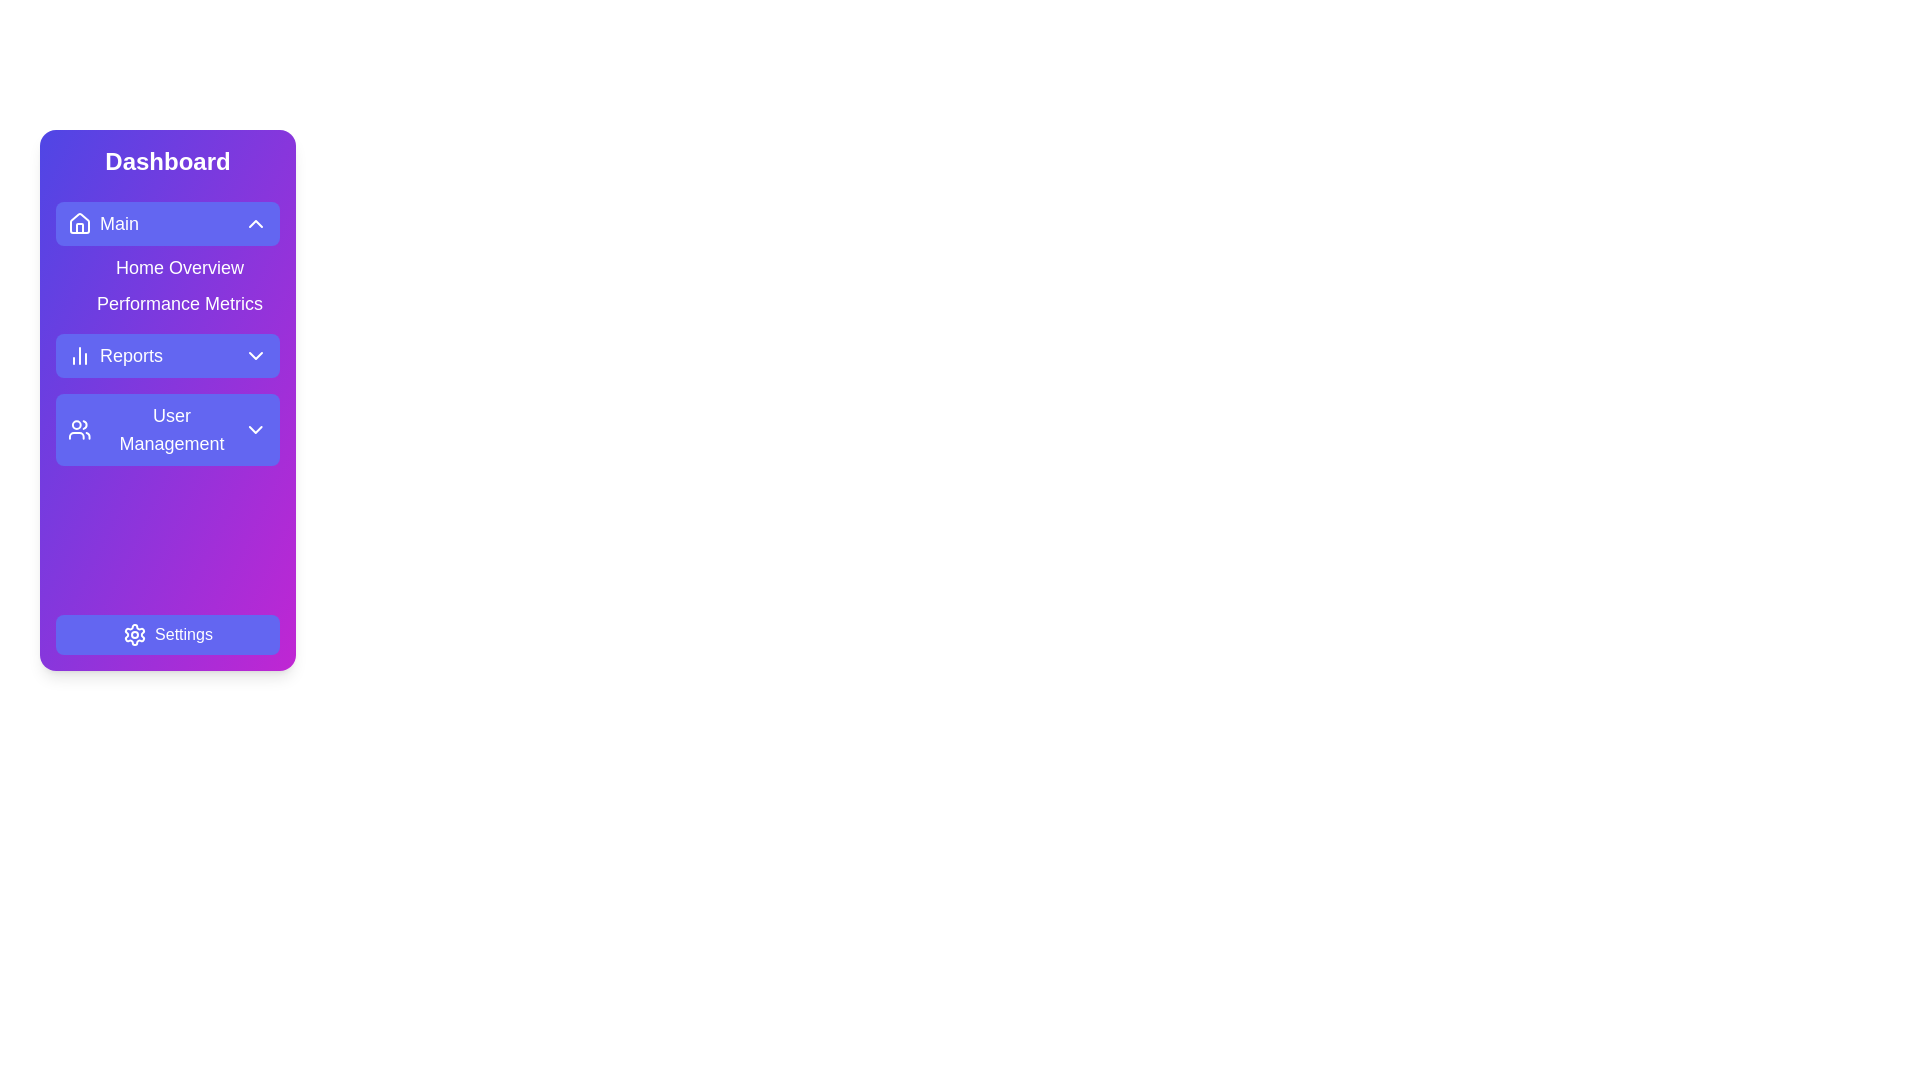 This screenshot has width=1920, height=1080. I want to click on the 'User Management' button with a purple gradient background located, so click(168, 428).